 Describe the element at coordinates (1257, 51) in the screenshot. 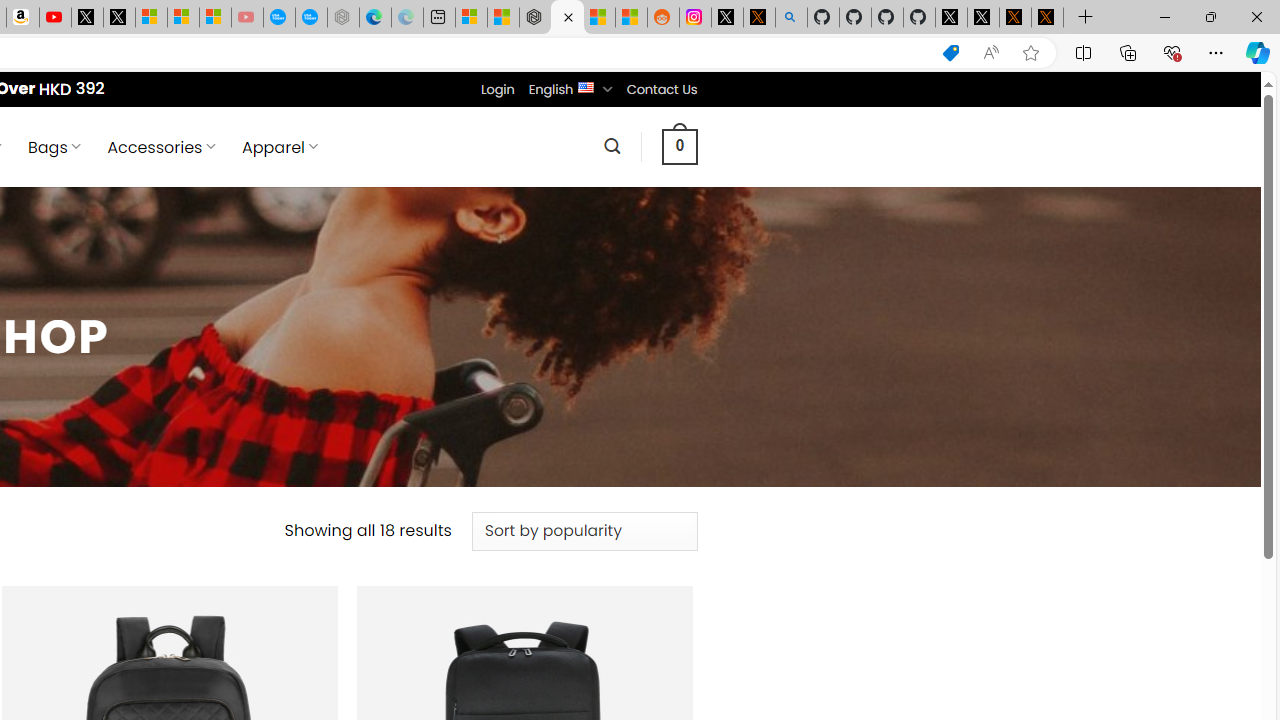

I see `'Copilot (Ctrl+Shift+.)'` at that location.